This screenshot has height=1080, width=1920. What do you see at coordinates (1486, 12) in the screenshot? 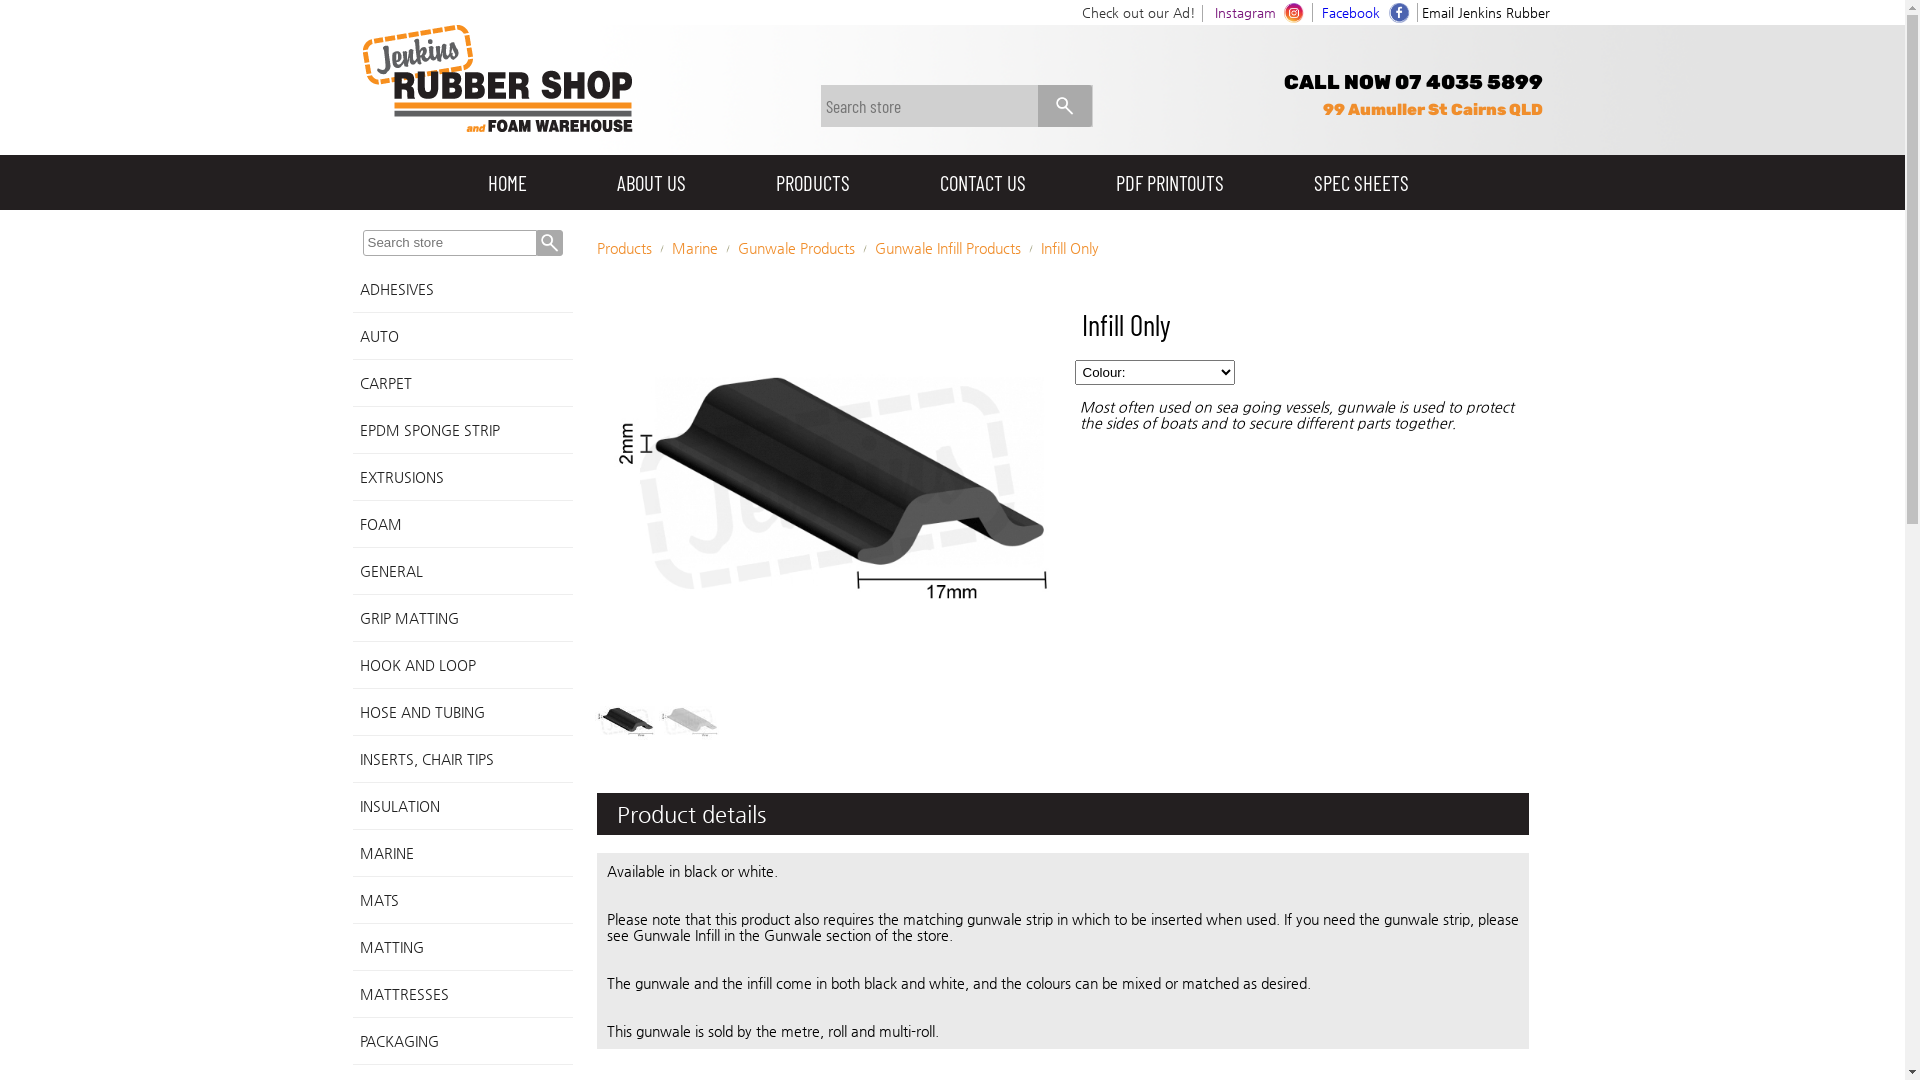
I see `'Email Jenkins Rubber'` at bounding box center [1486, 12].